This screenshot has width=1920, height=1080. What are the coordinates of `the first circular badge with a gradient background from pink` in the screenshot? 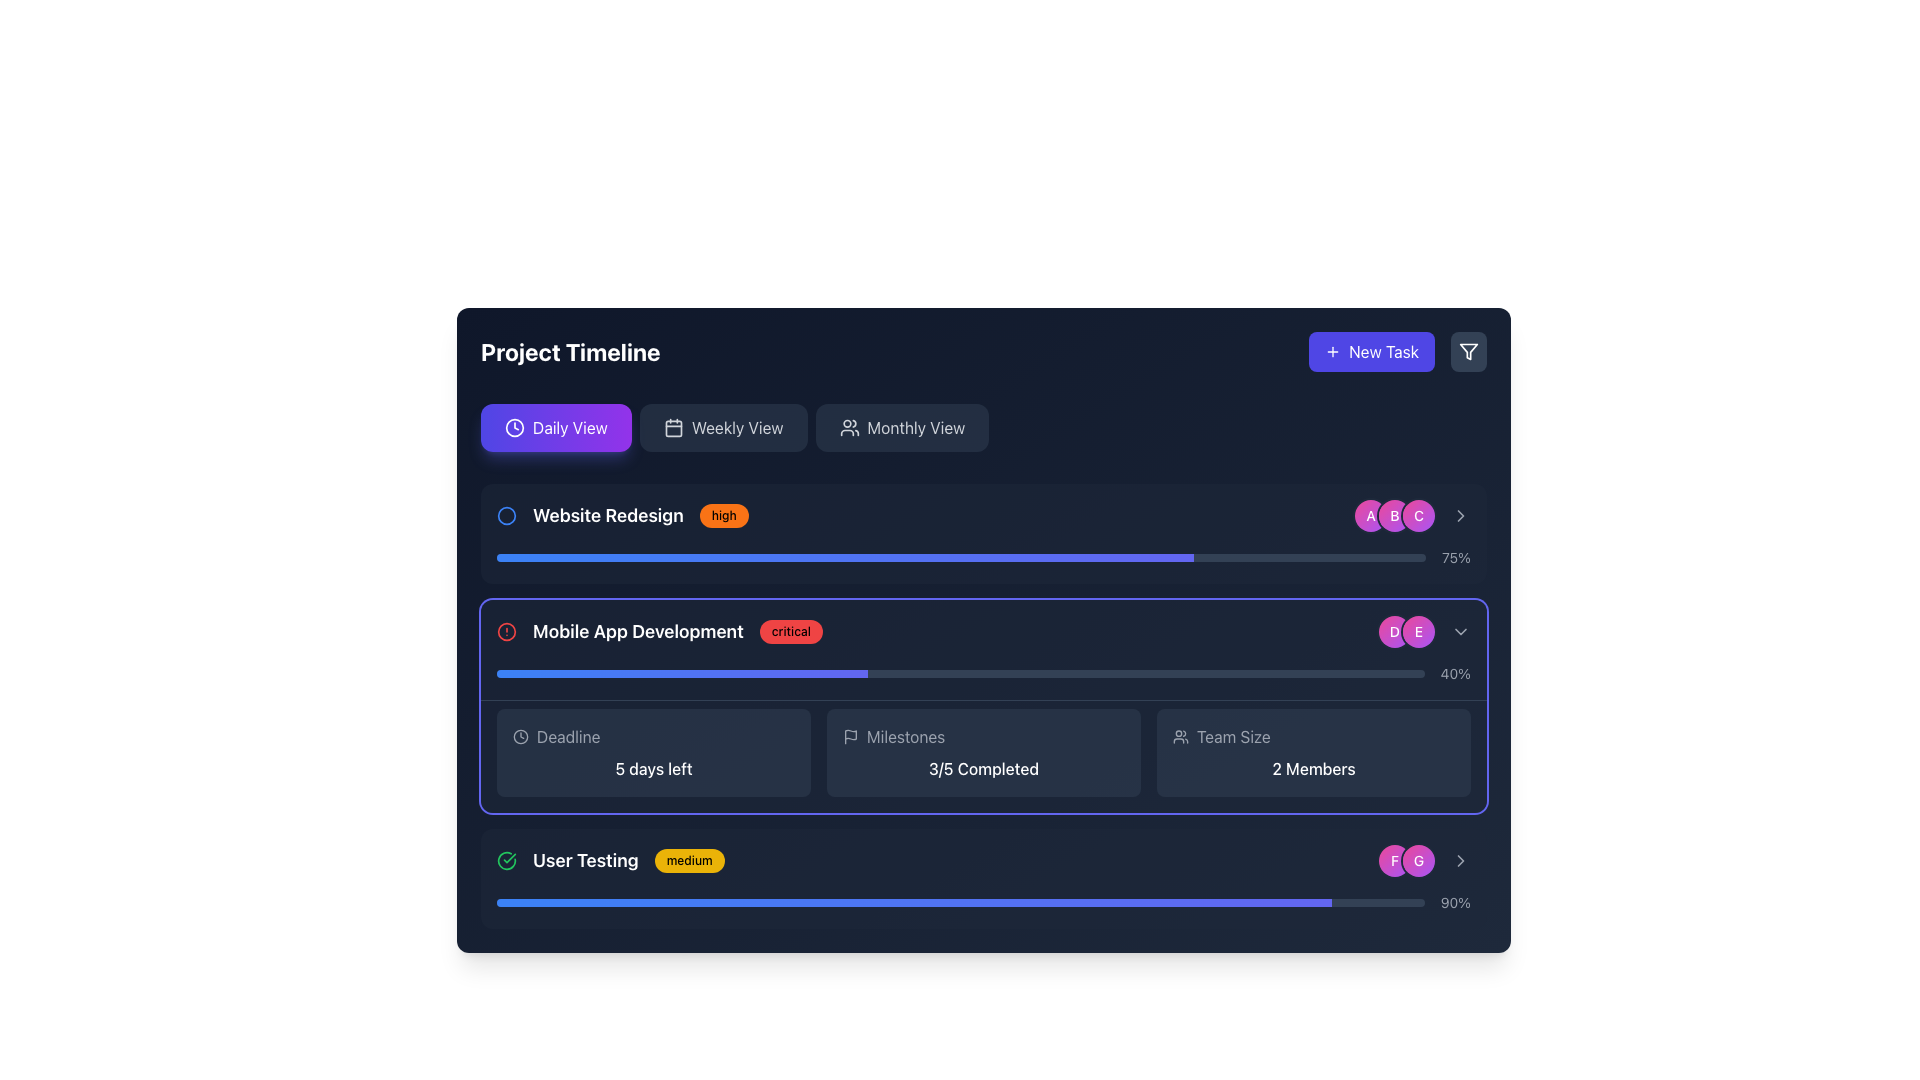 It's located at (1370, 515).